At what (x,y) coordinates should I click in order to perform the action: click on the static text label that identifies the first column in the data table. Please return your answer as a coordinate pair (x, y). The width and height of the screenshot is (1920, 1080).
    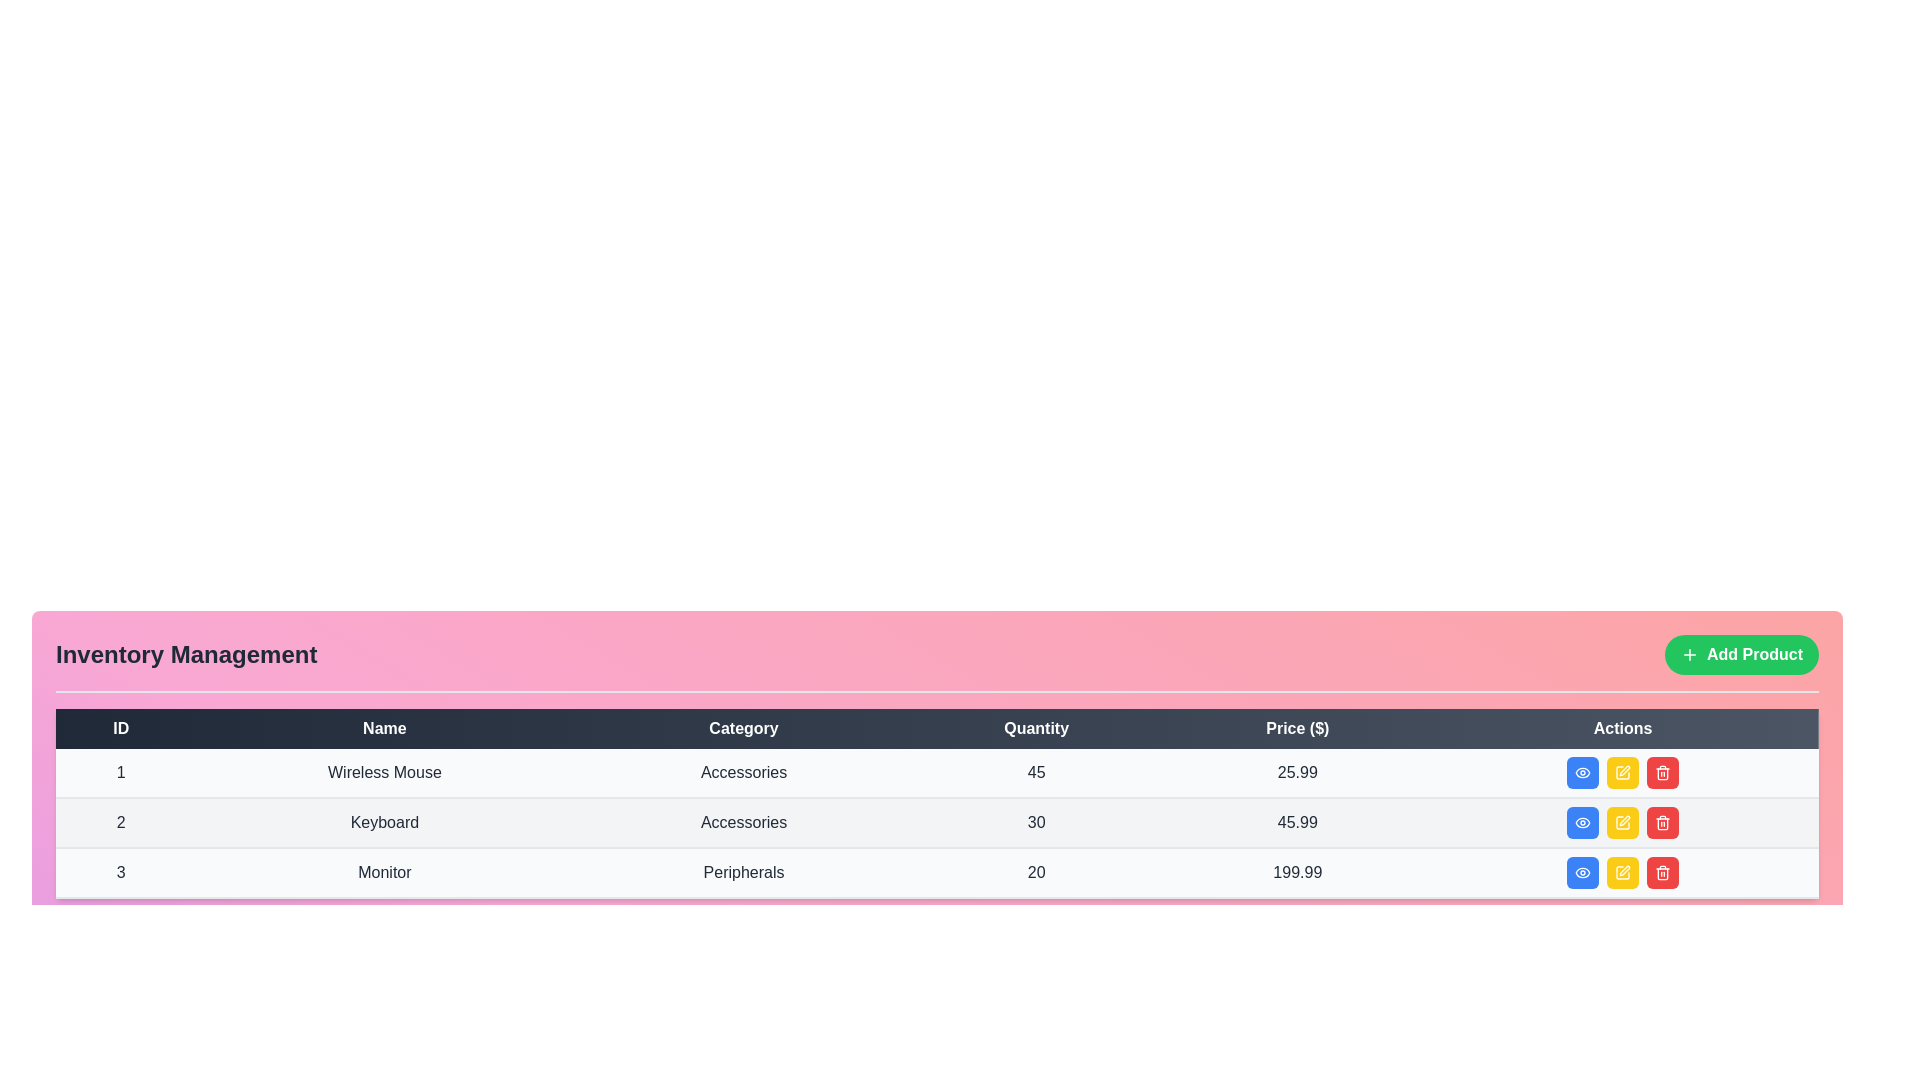
    Looking at the image, I should click on (120, 729).